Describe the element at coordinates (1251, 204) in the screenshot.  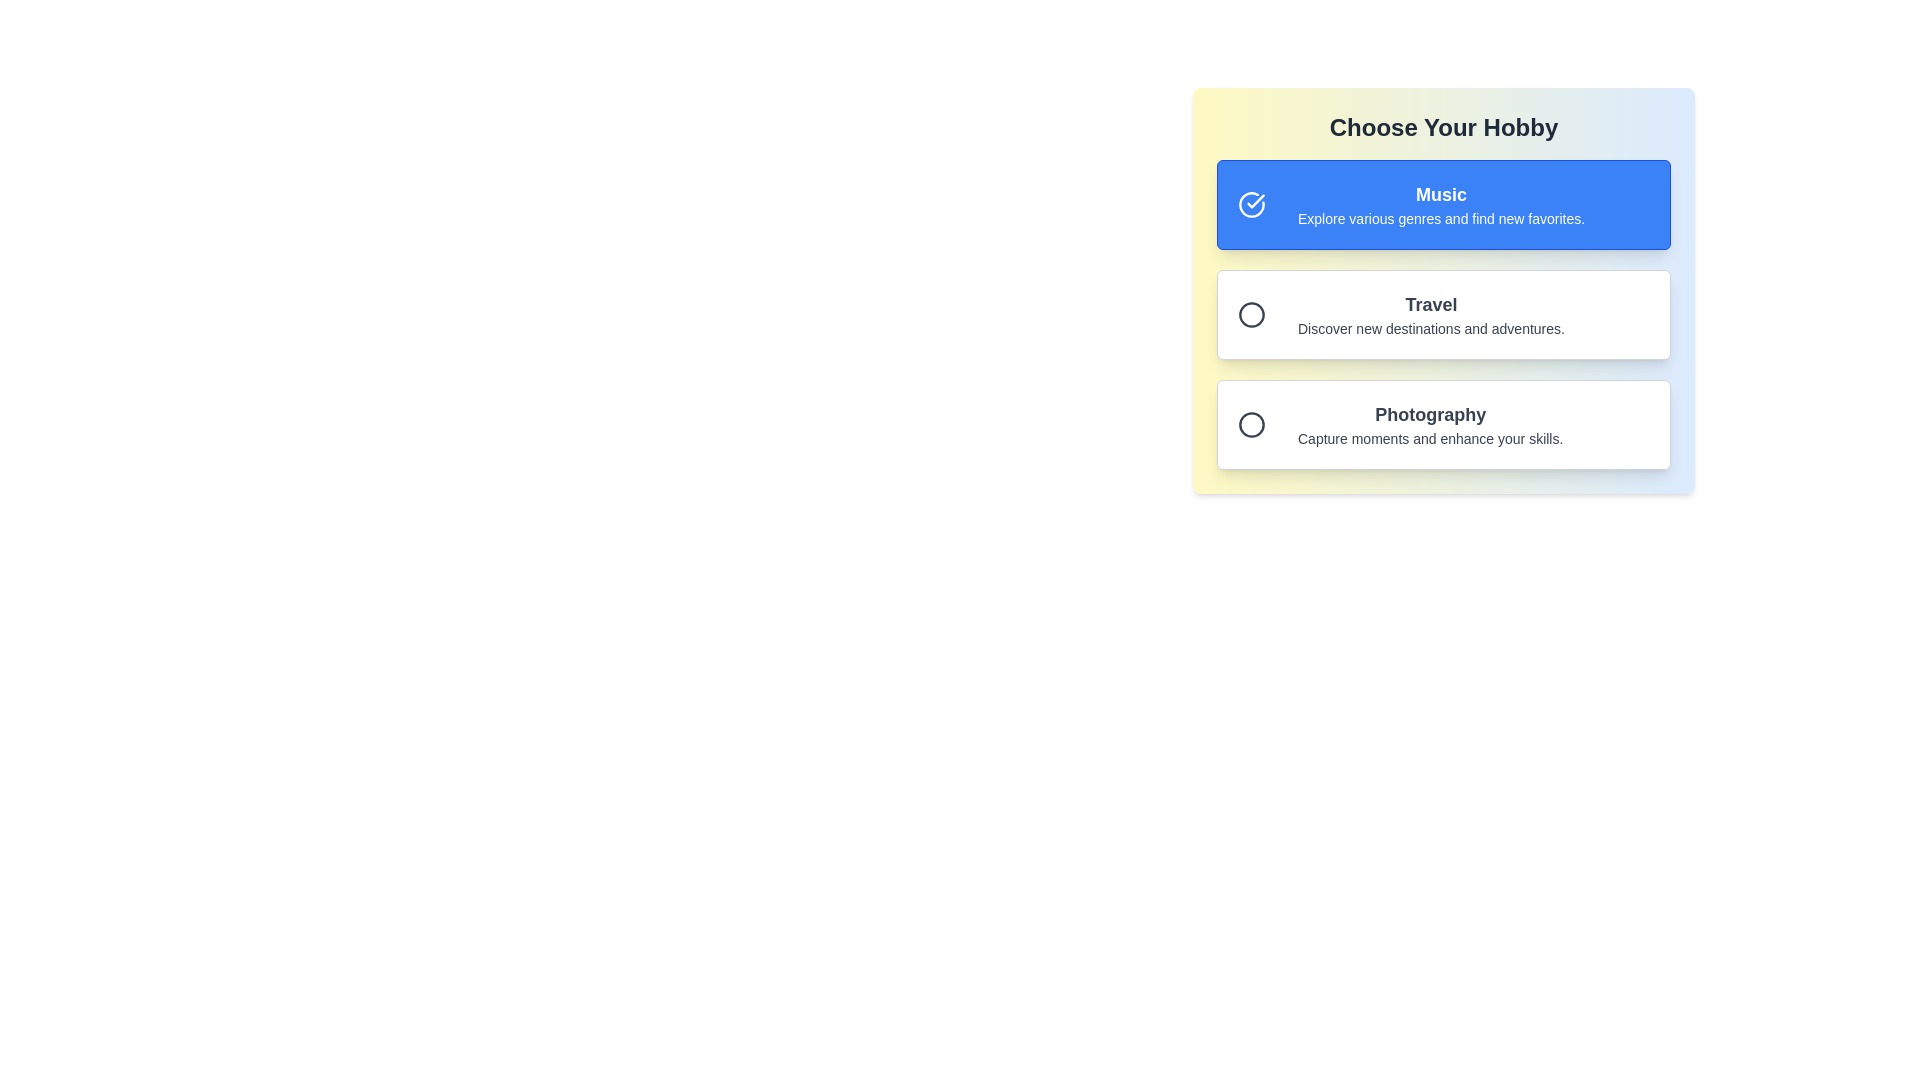
I see `the Icon (Circle Checkmark) located at the far-left of the 'Music' card, which features a circular design with a checkmark on a blue background` at that location.